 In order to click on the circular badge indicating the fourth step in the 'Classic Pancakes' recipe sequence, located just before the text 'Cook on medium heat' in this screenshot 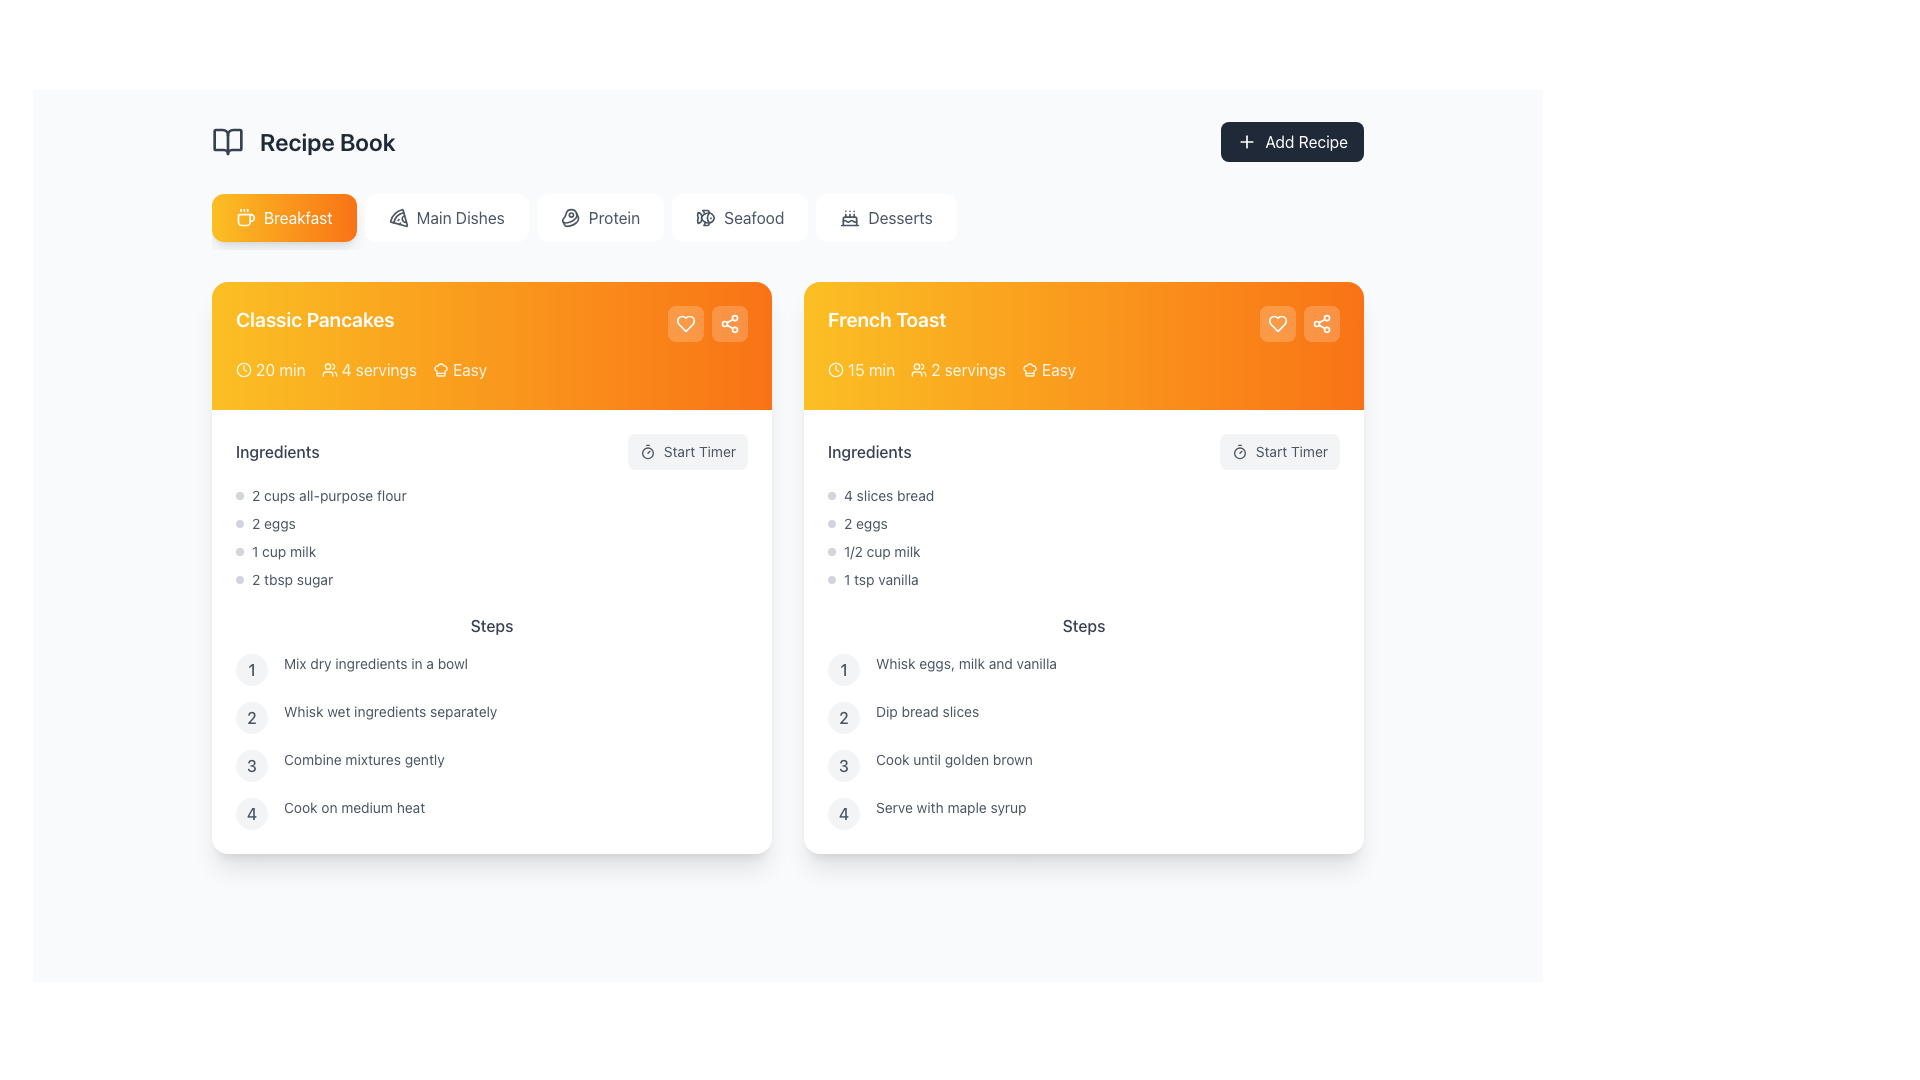, I will do `click(251, 813)`.